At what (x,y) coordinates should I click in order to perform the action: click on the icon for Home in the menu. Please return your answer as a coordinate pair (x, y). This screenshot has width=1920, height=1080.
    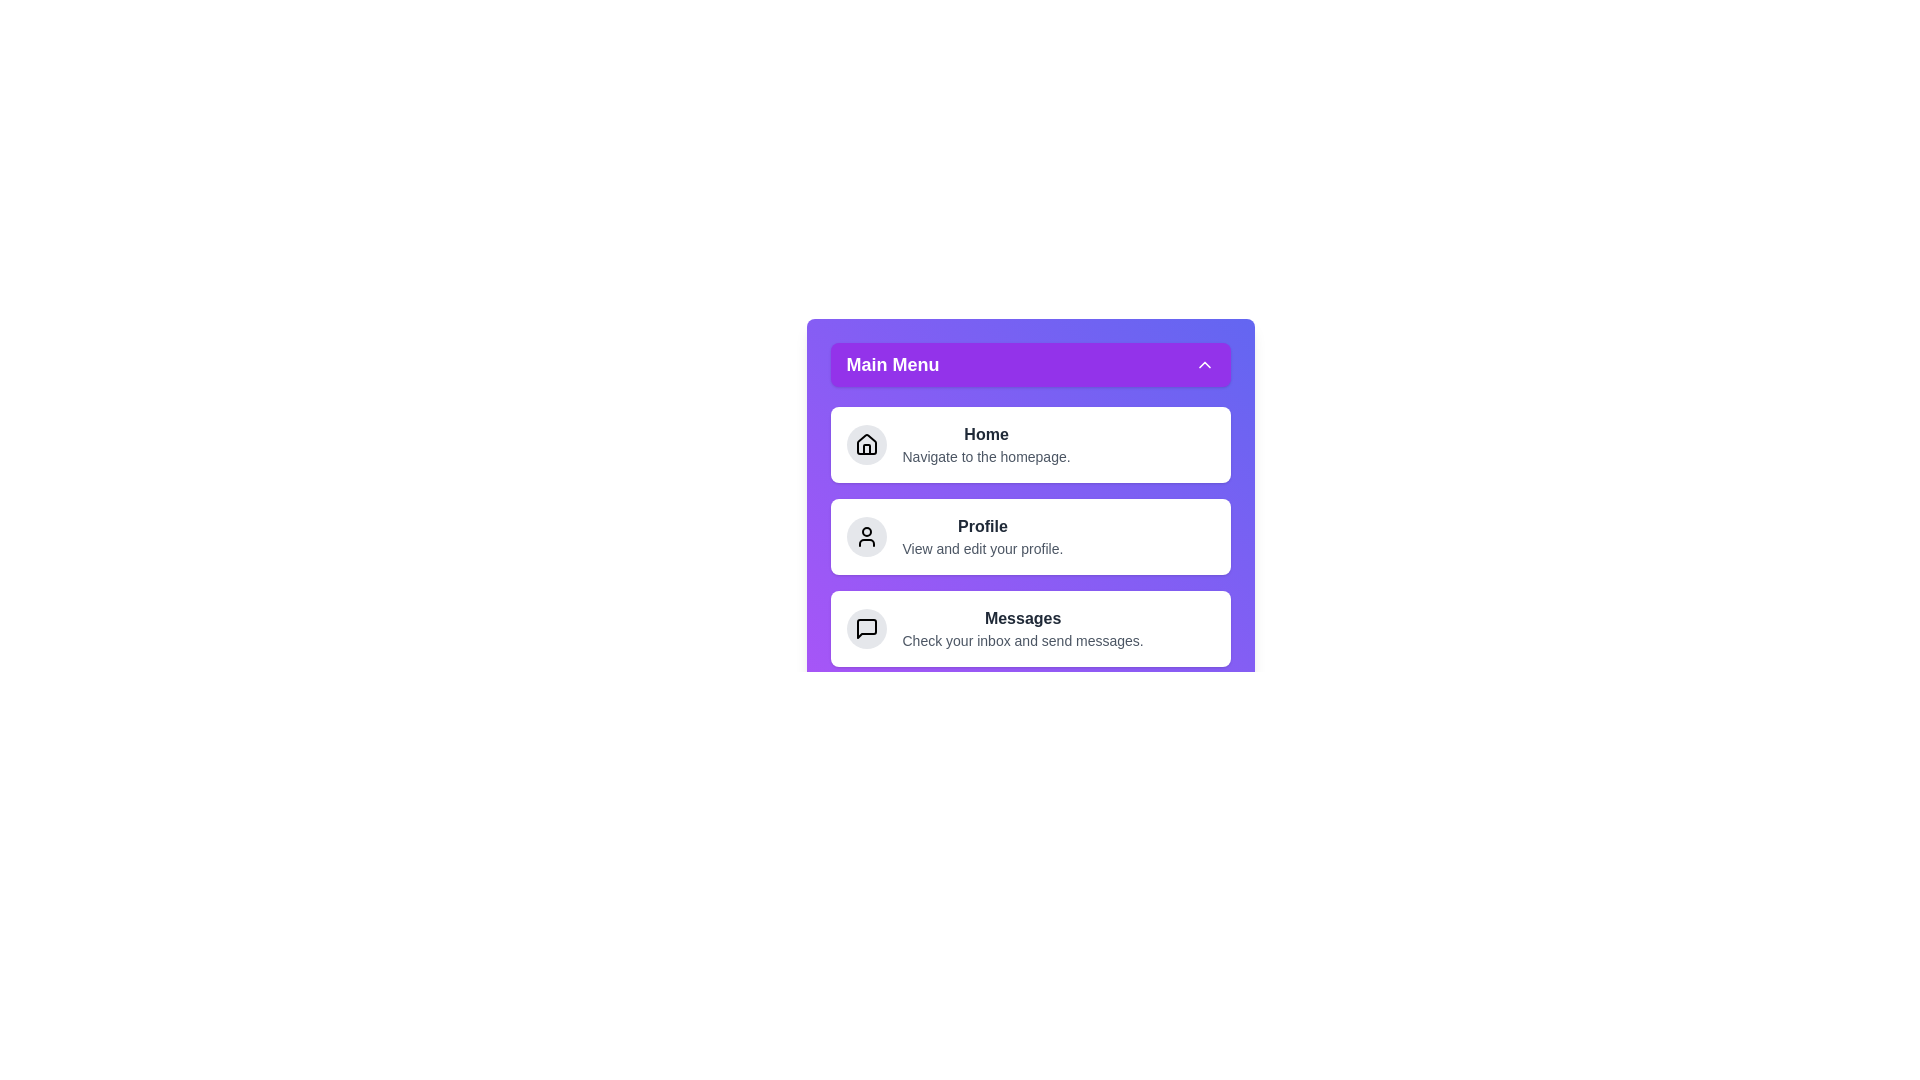
    Looking at the image, I should click on (866, 443).